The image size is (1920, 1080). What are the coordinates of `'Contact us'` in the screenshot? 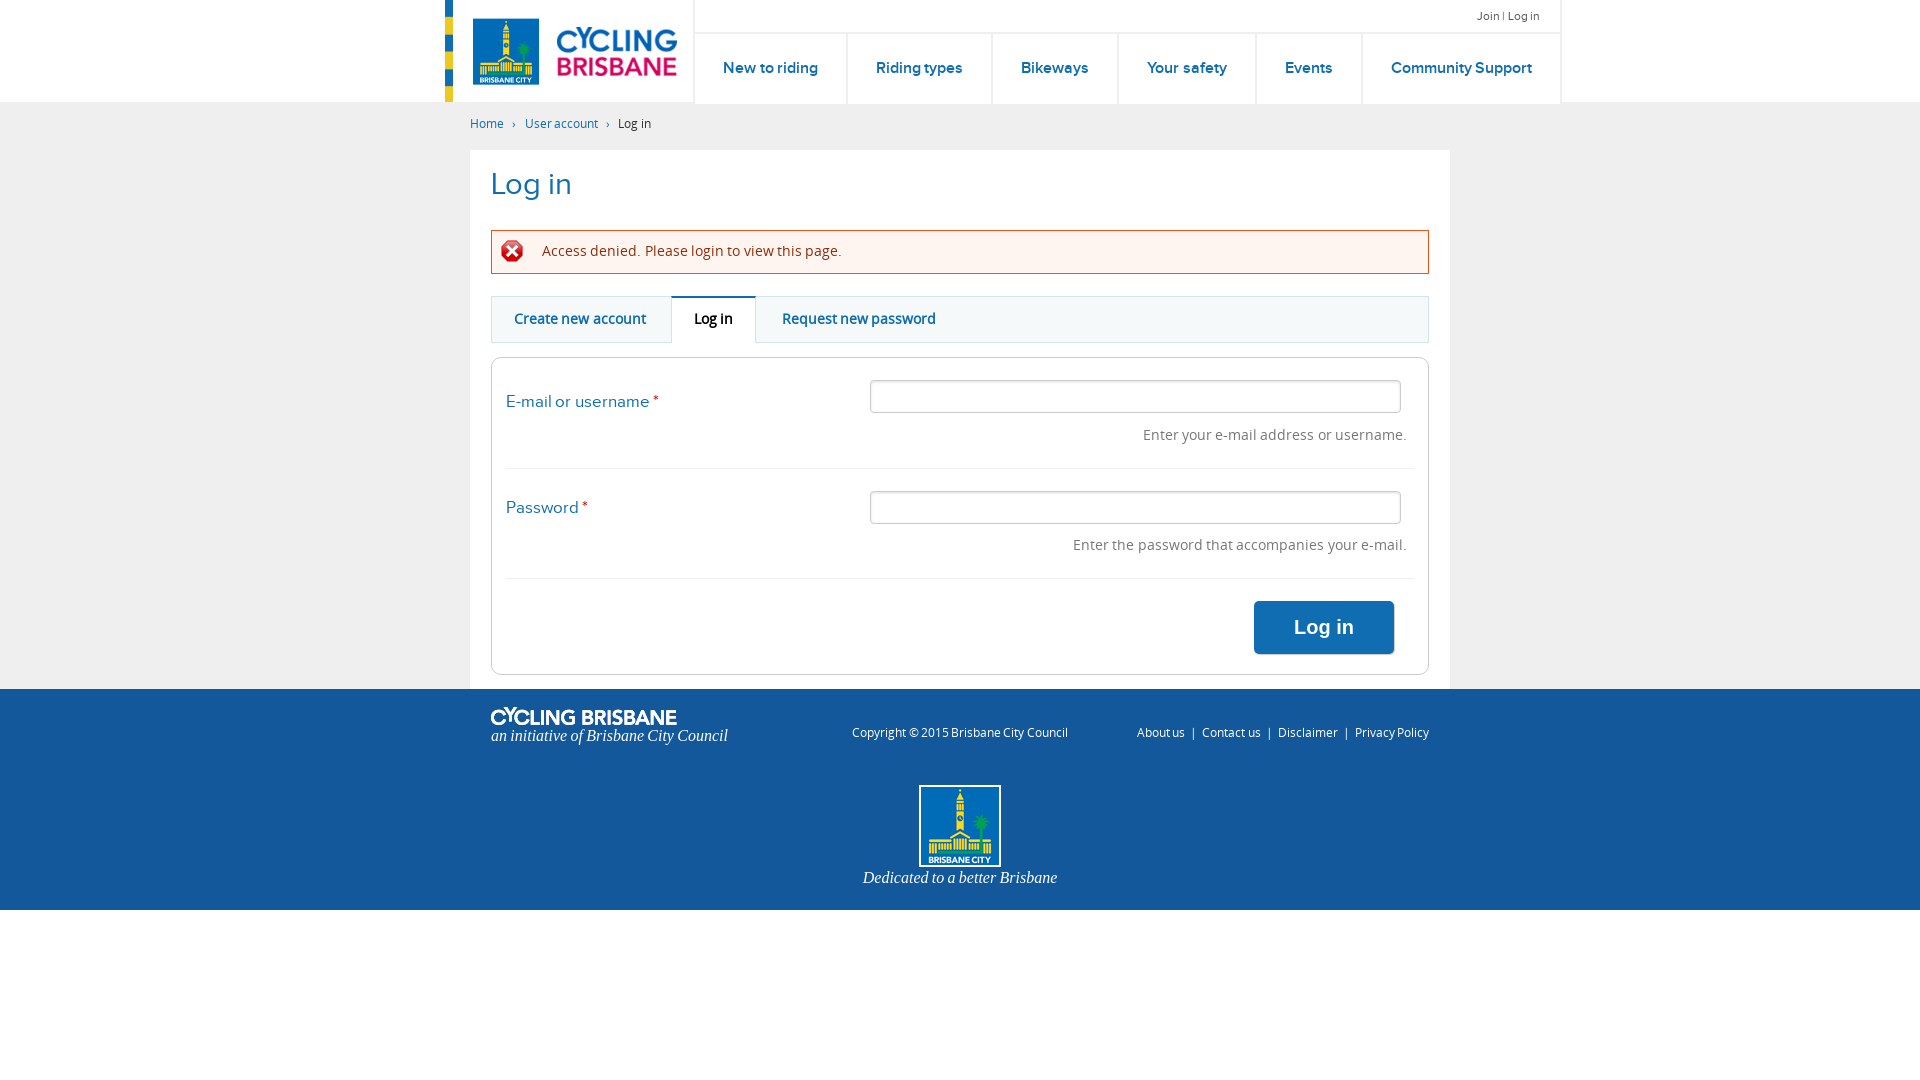 It's located at (1229, 732).